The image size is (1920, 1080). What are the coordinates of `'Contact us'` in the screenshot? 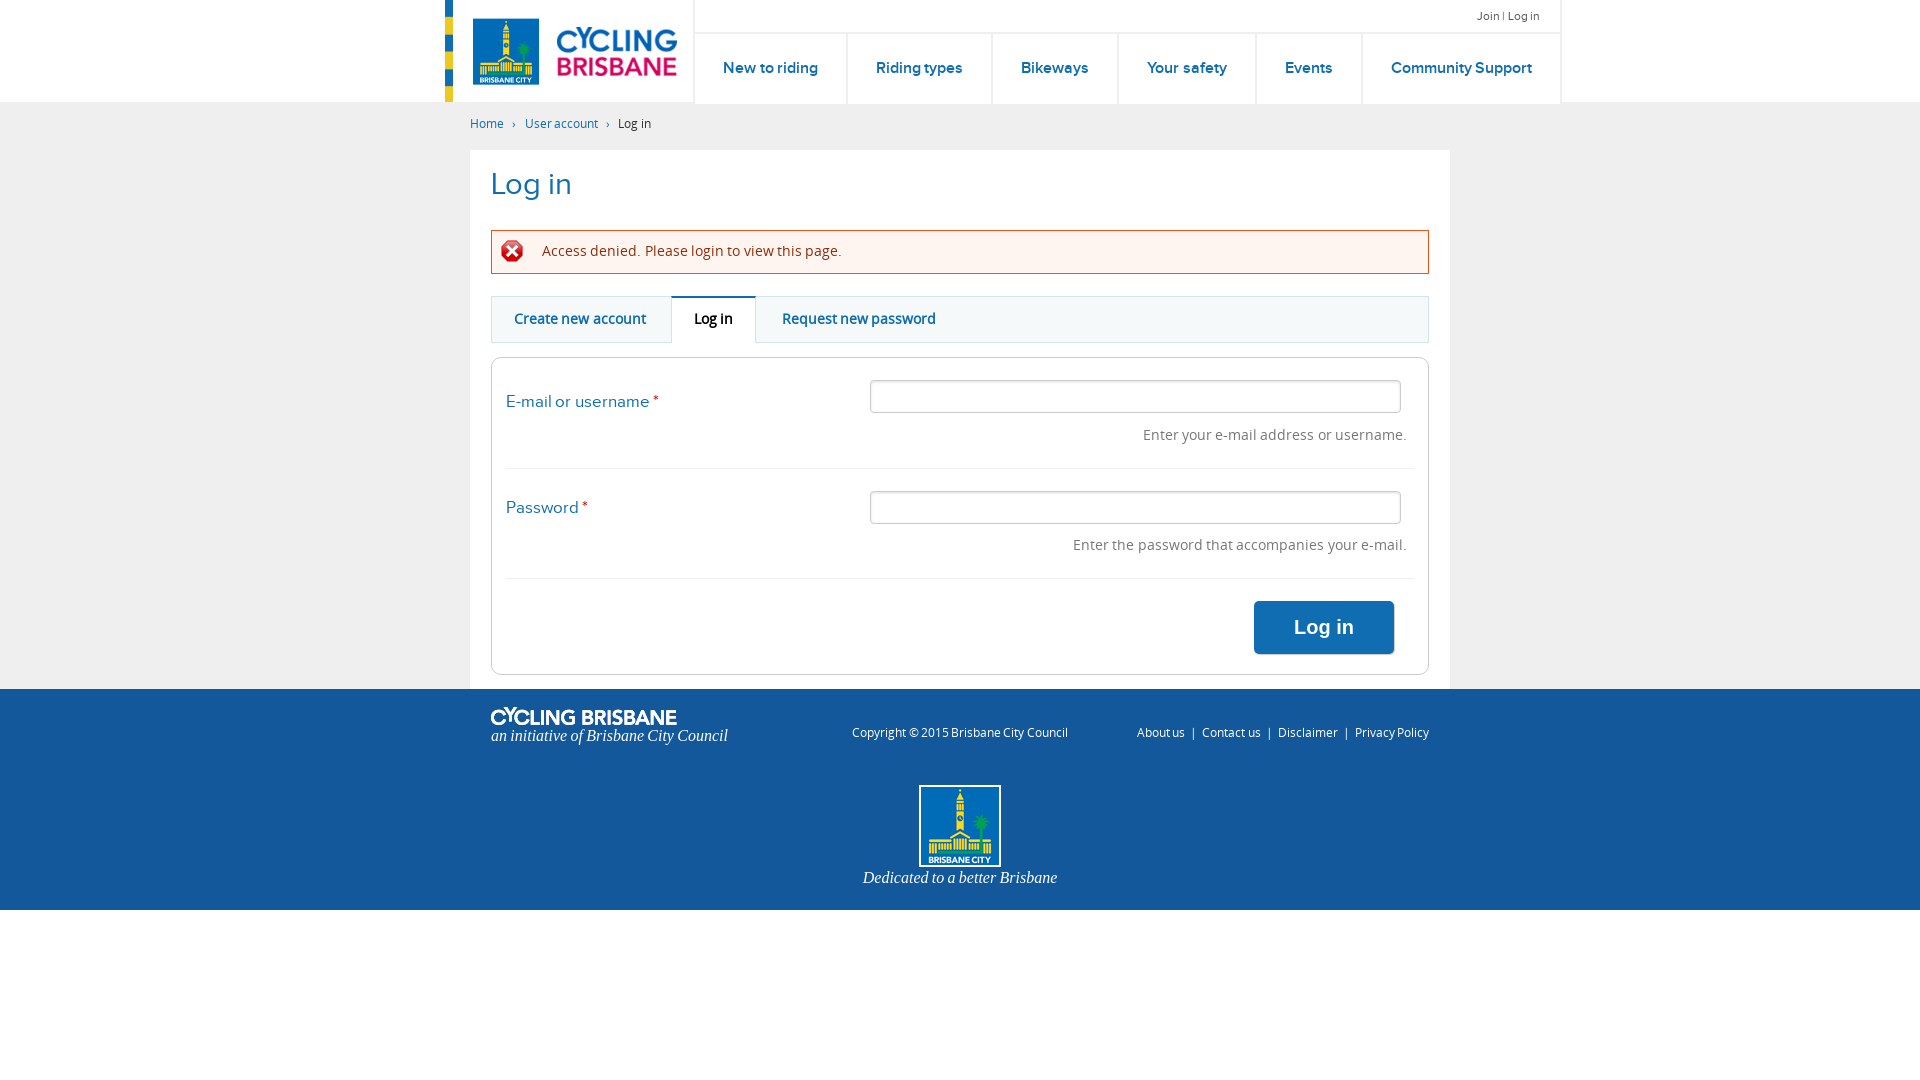 It's located at (1229, 732).